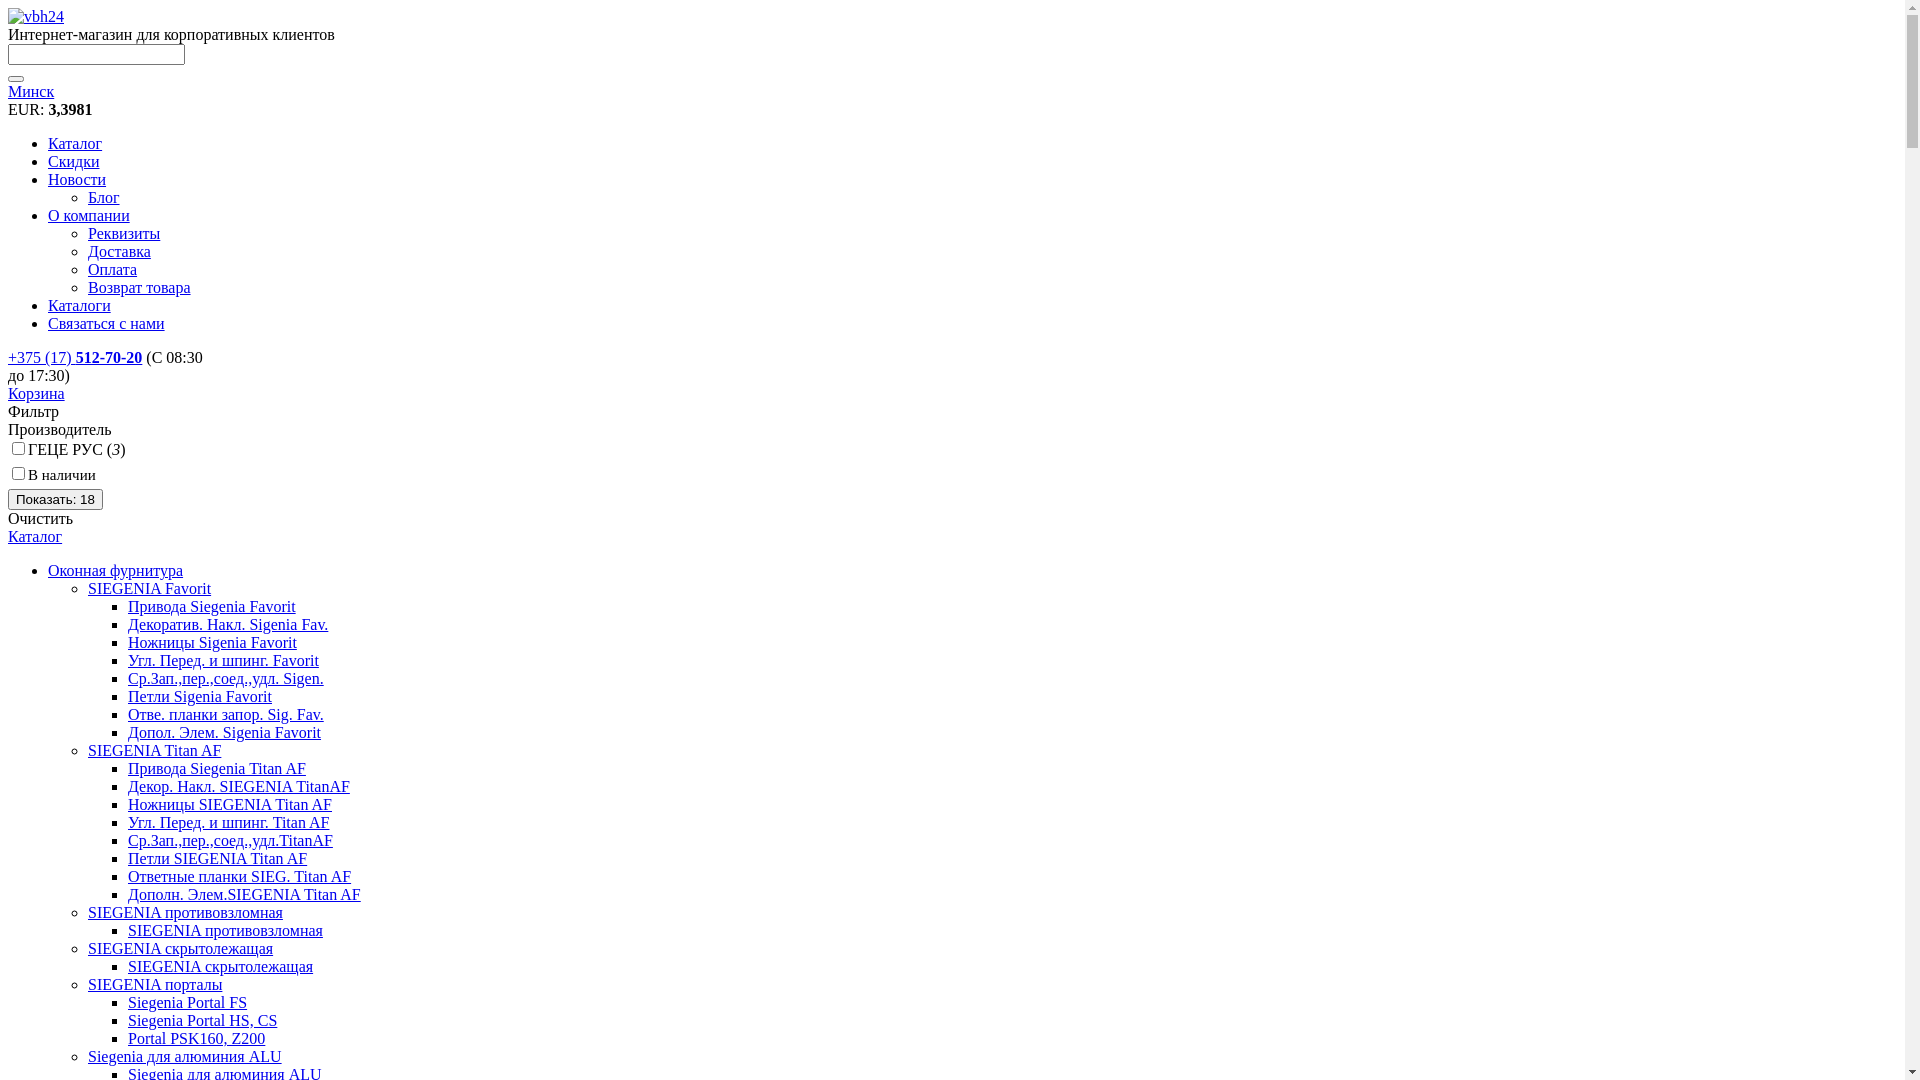 Image resolution: width=1920 pixels, height=1080 pixels. What do you see at coordinates (75, 356) in the screenshot?
I see `'+375 (17) 512-70-20'` at bounding box center [75, 356].